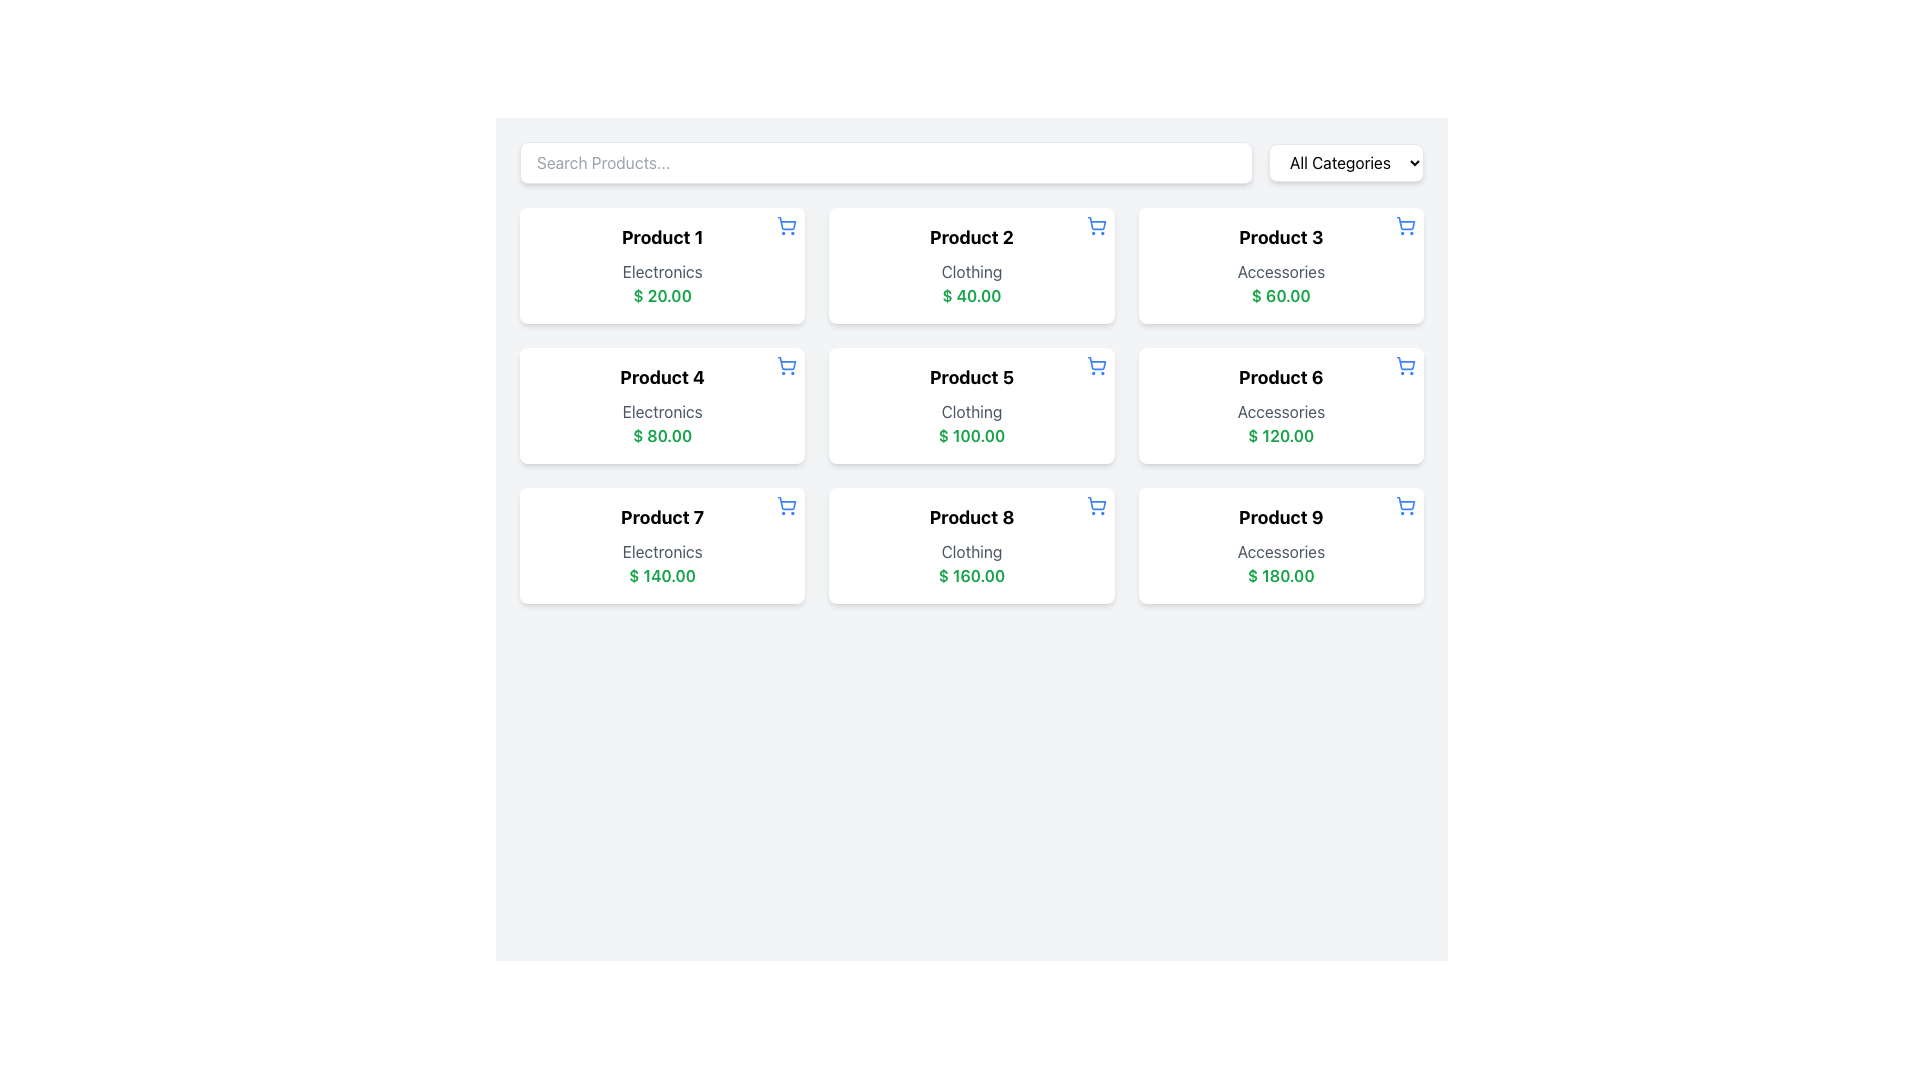  I want to click on the text label displaying the price "$20.00" in bold green font, located within the card for "Product 1", so click(662, 296).